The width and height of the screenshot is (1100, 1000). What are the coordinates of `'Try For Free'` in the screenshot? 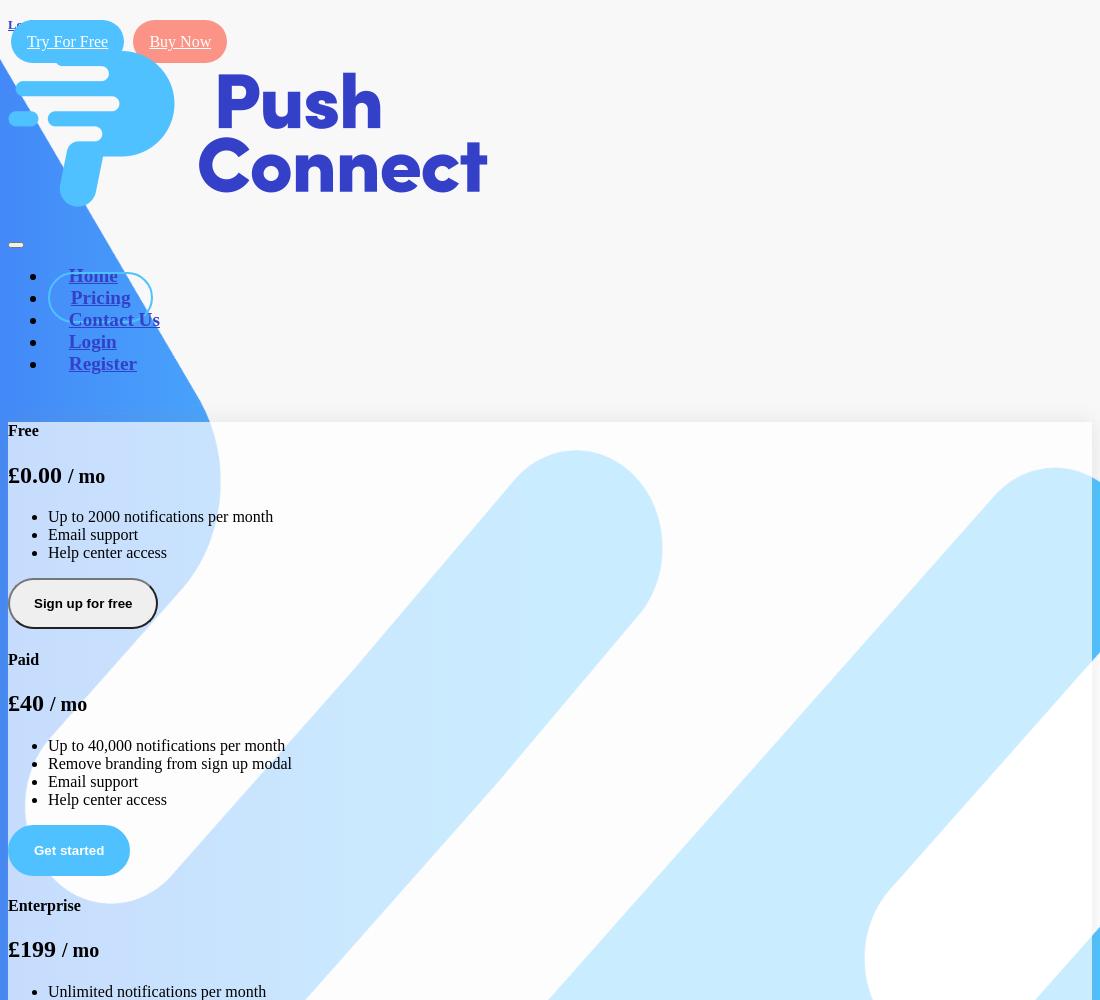 It's located at (25, 41).